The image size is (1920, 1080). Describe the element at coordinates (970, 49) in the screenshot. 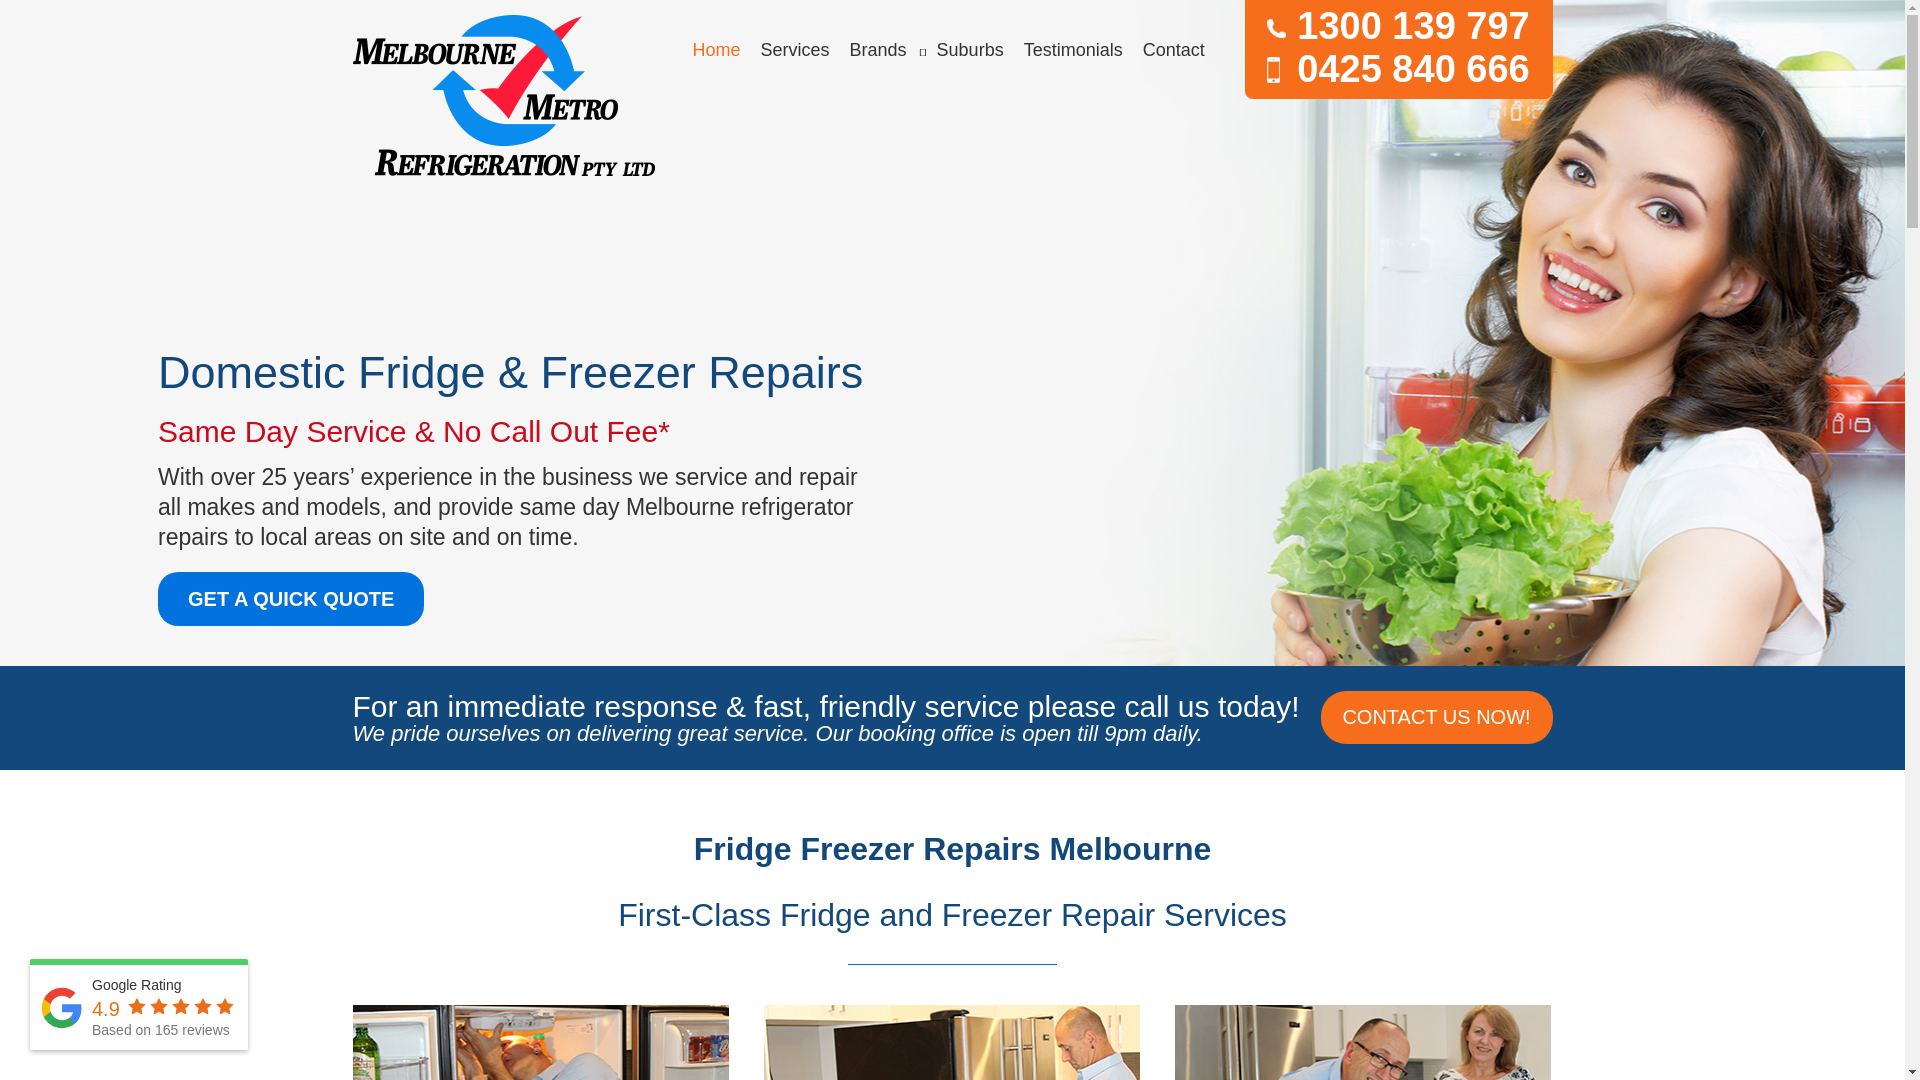

I see `'Suburbs'` at that location.